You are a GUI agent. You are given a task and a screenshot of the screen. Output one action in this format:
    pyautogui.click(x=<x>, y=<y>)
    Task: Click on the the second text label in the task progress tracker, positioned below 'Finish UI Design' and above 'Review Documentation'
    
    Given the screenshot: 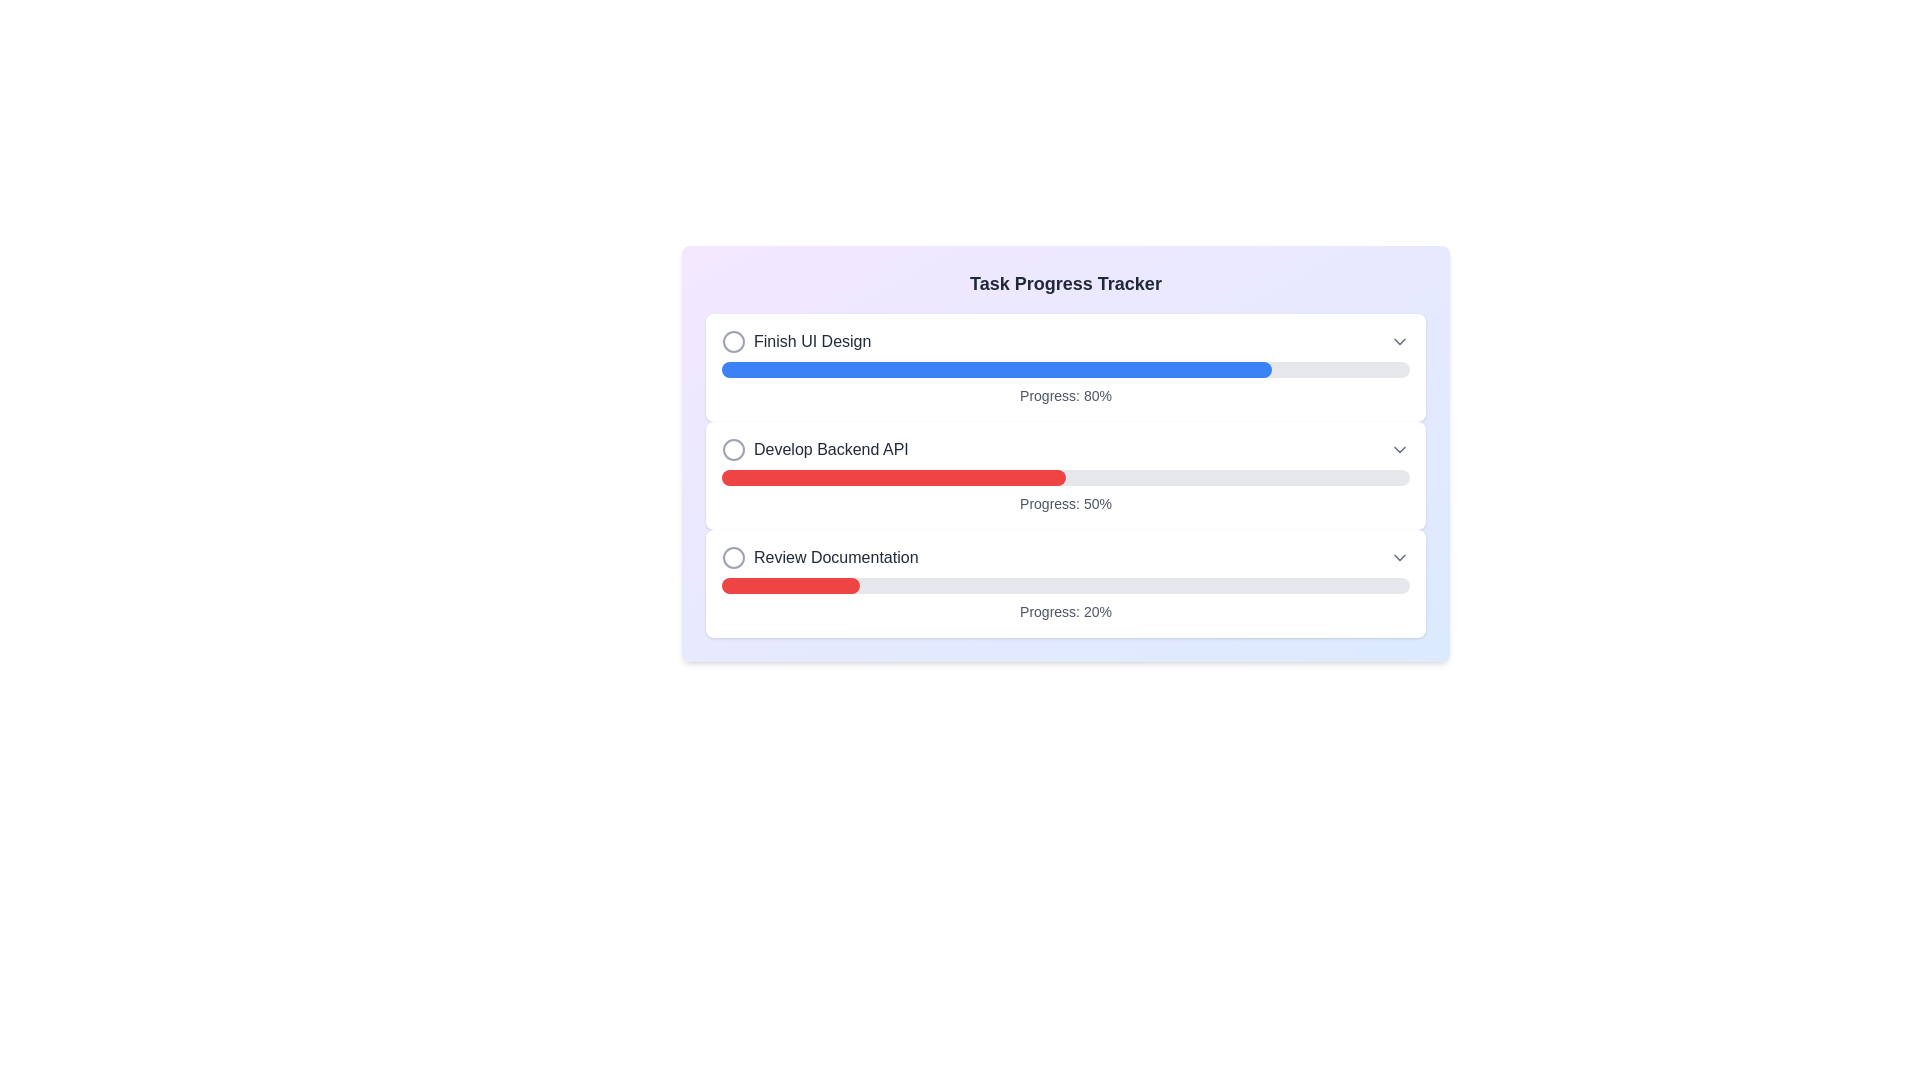 What is the action you would take?
    pyautogui.click(x=831, y=450)
    